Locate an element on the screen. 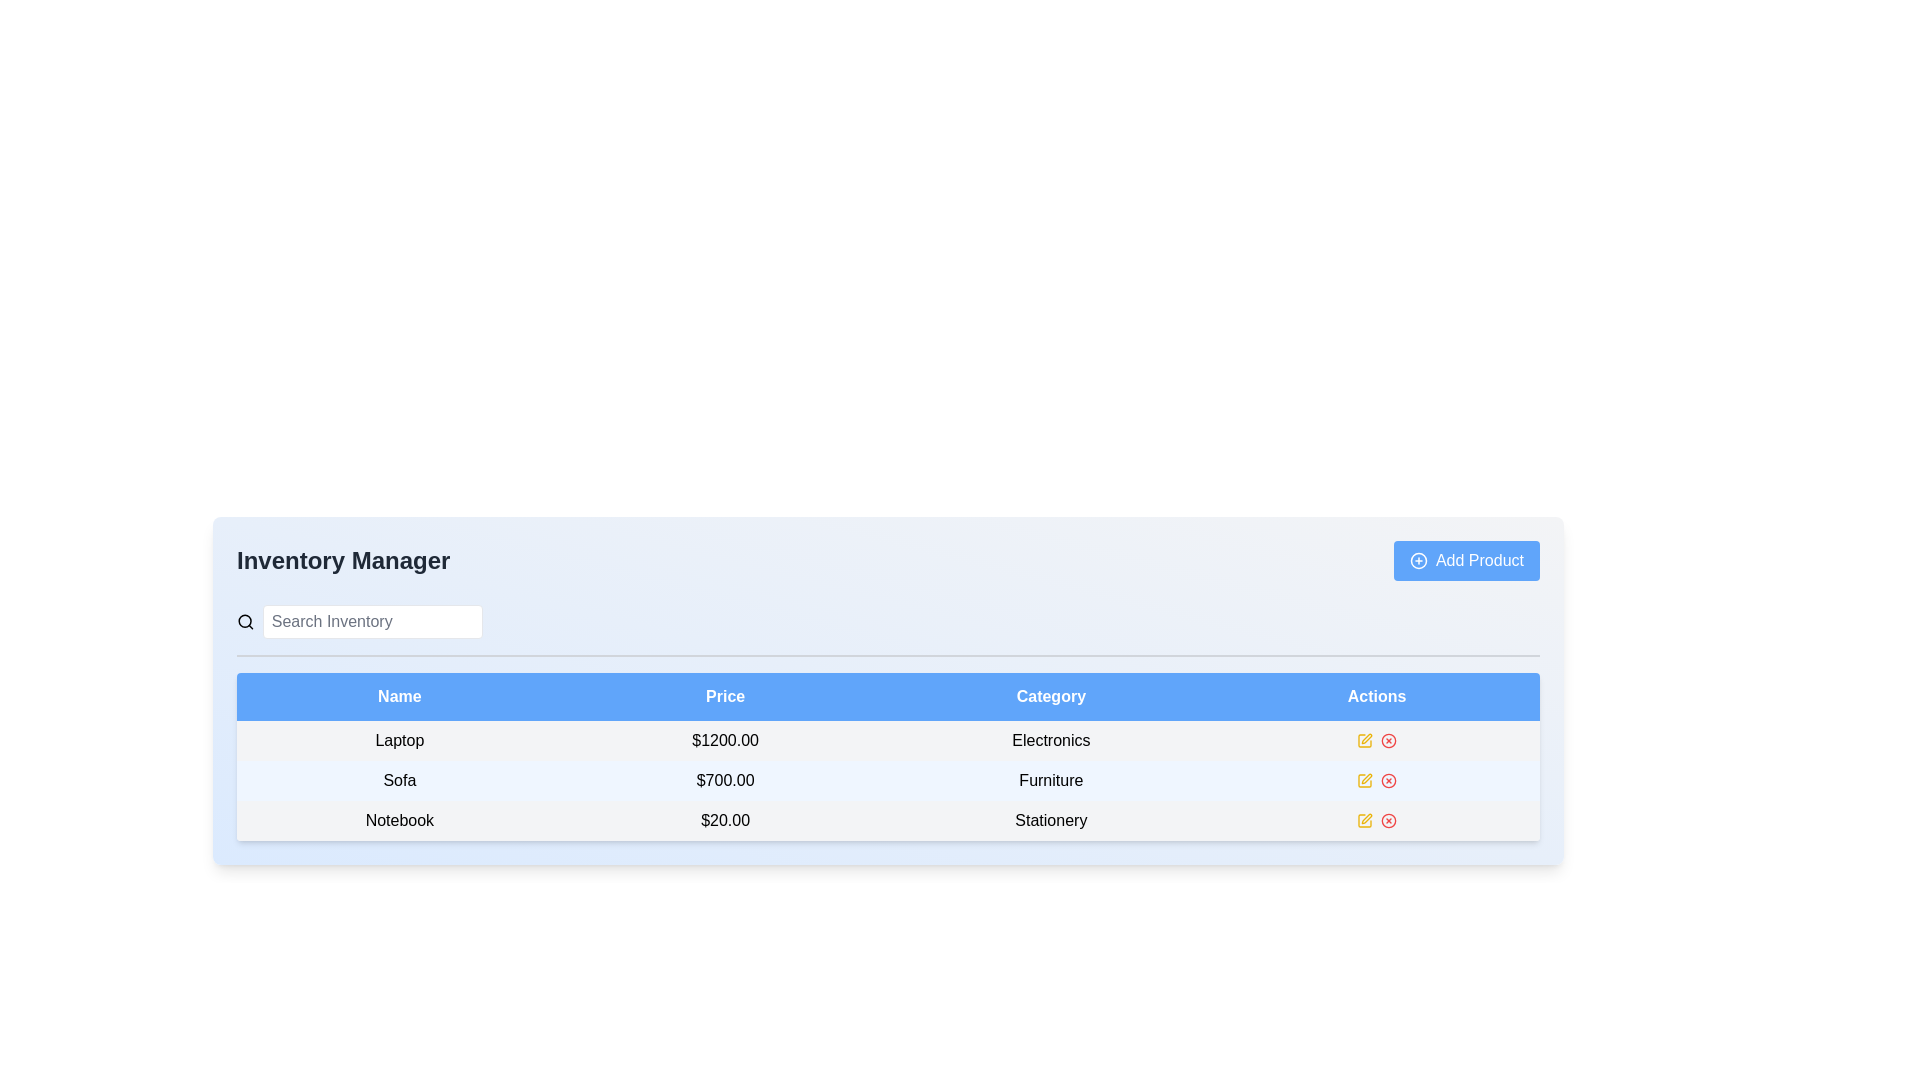 This screenshot has height=1080, width=1920. the circular red 'x' button in the 'Actions' column of the table is located at coordinates (1387, 740).